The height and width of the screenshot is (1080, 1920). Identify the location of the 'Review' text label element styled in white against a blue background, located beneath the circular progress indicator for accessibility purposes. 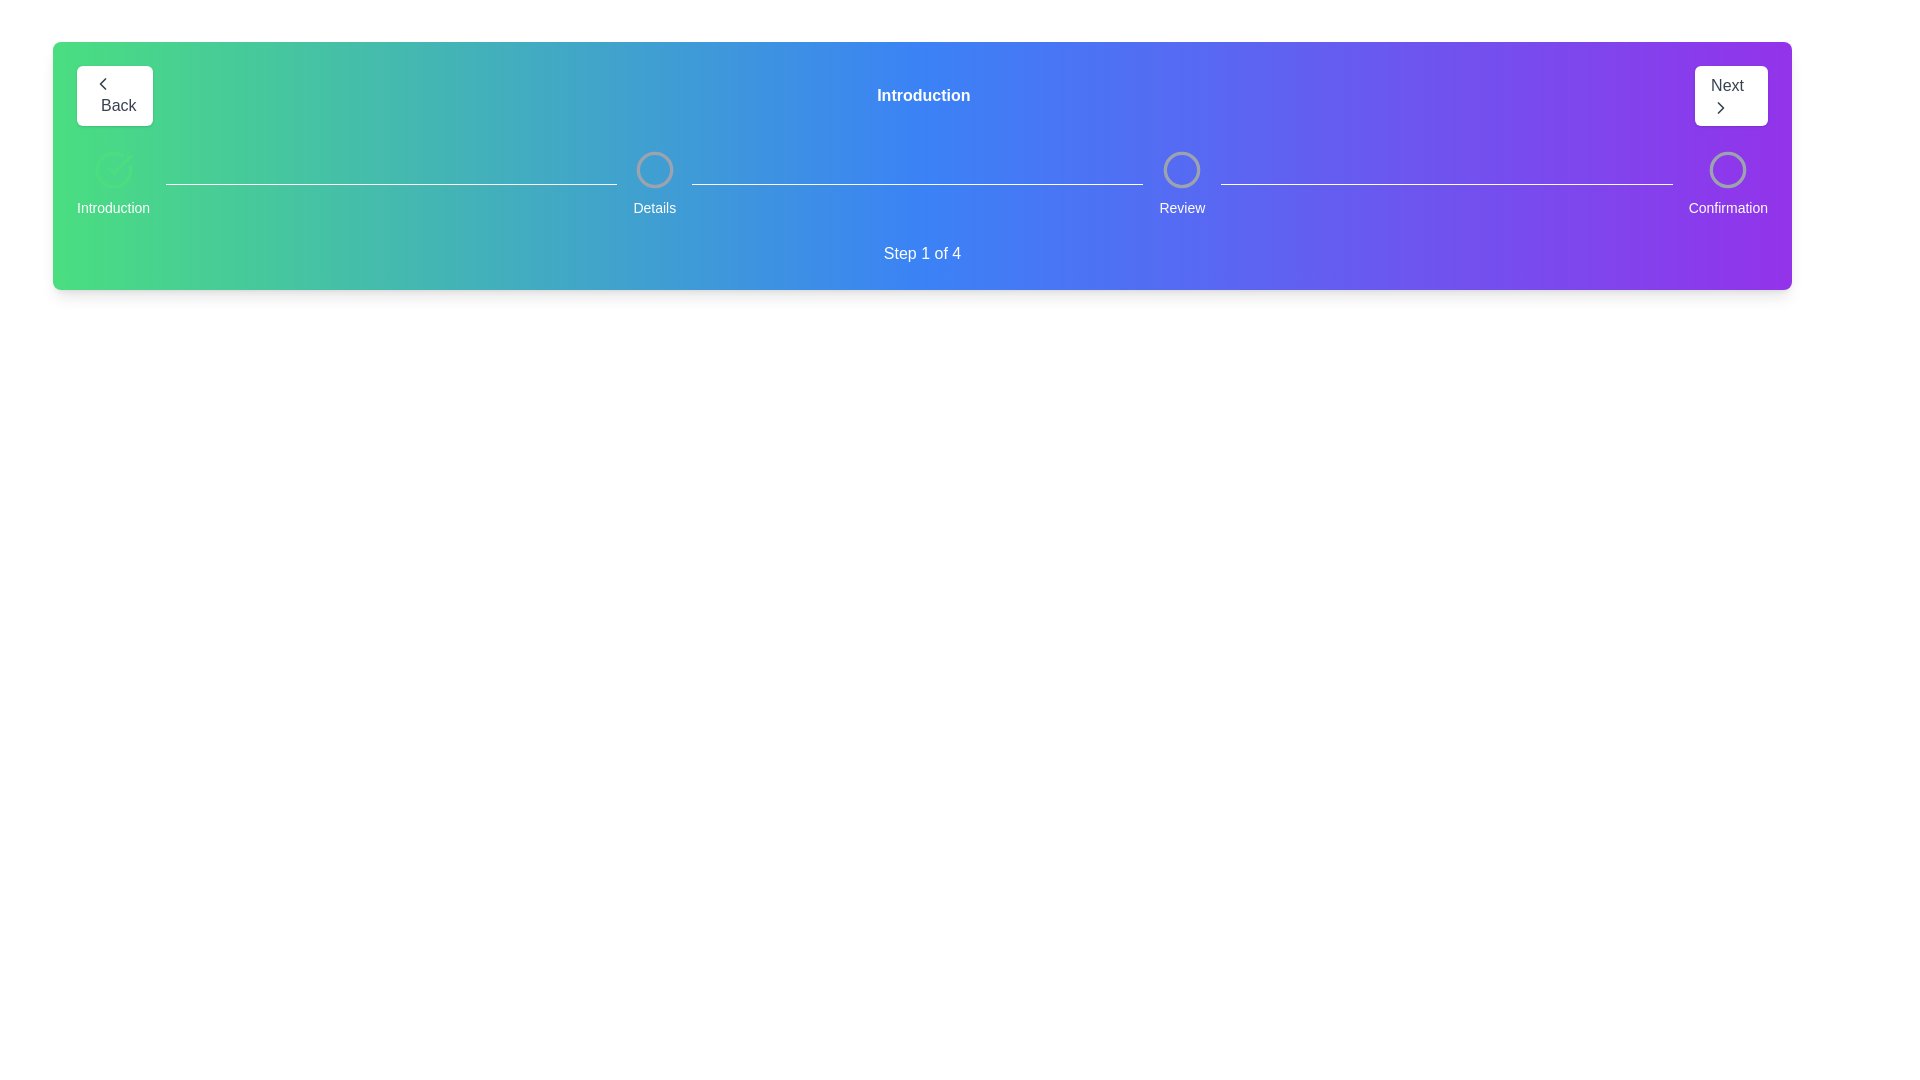
(1182, 208).